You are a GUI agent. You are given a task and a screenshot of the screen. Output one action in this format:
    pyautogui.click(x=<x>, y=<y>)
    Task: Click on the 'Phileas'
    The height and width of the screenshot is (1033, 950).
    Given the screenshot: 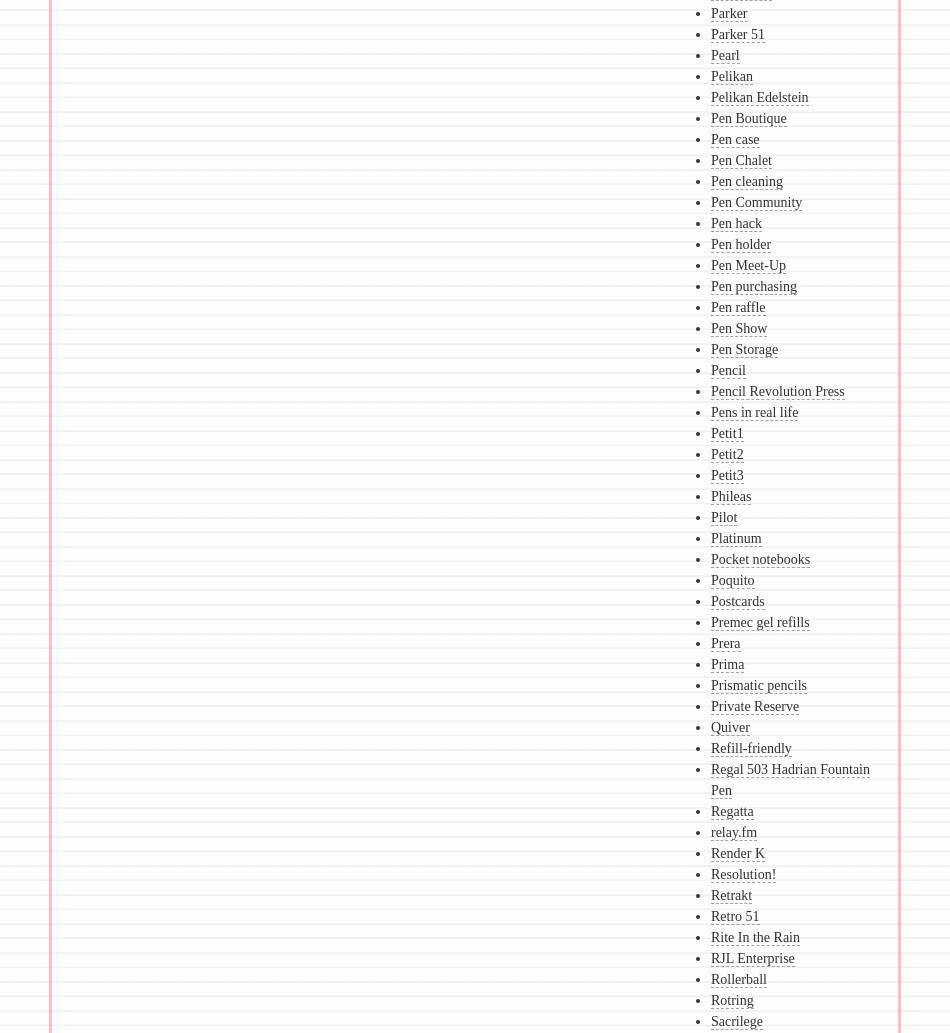 What is the action you would take?
    pyautogui.click(x=729, y=496)
    